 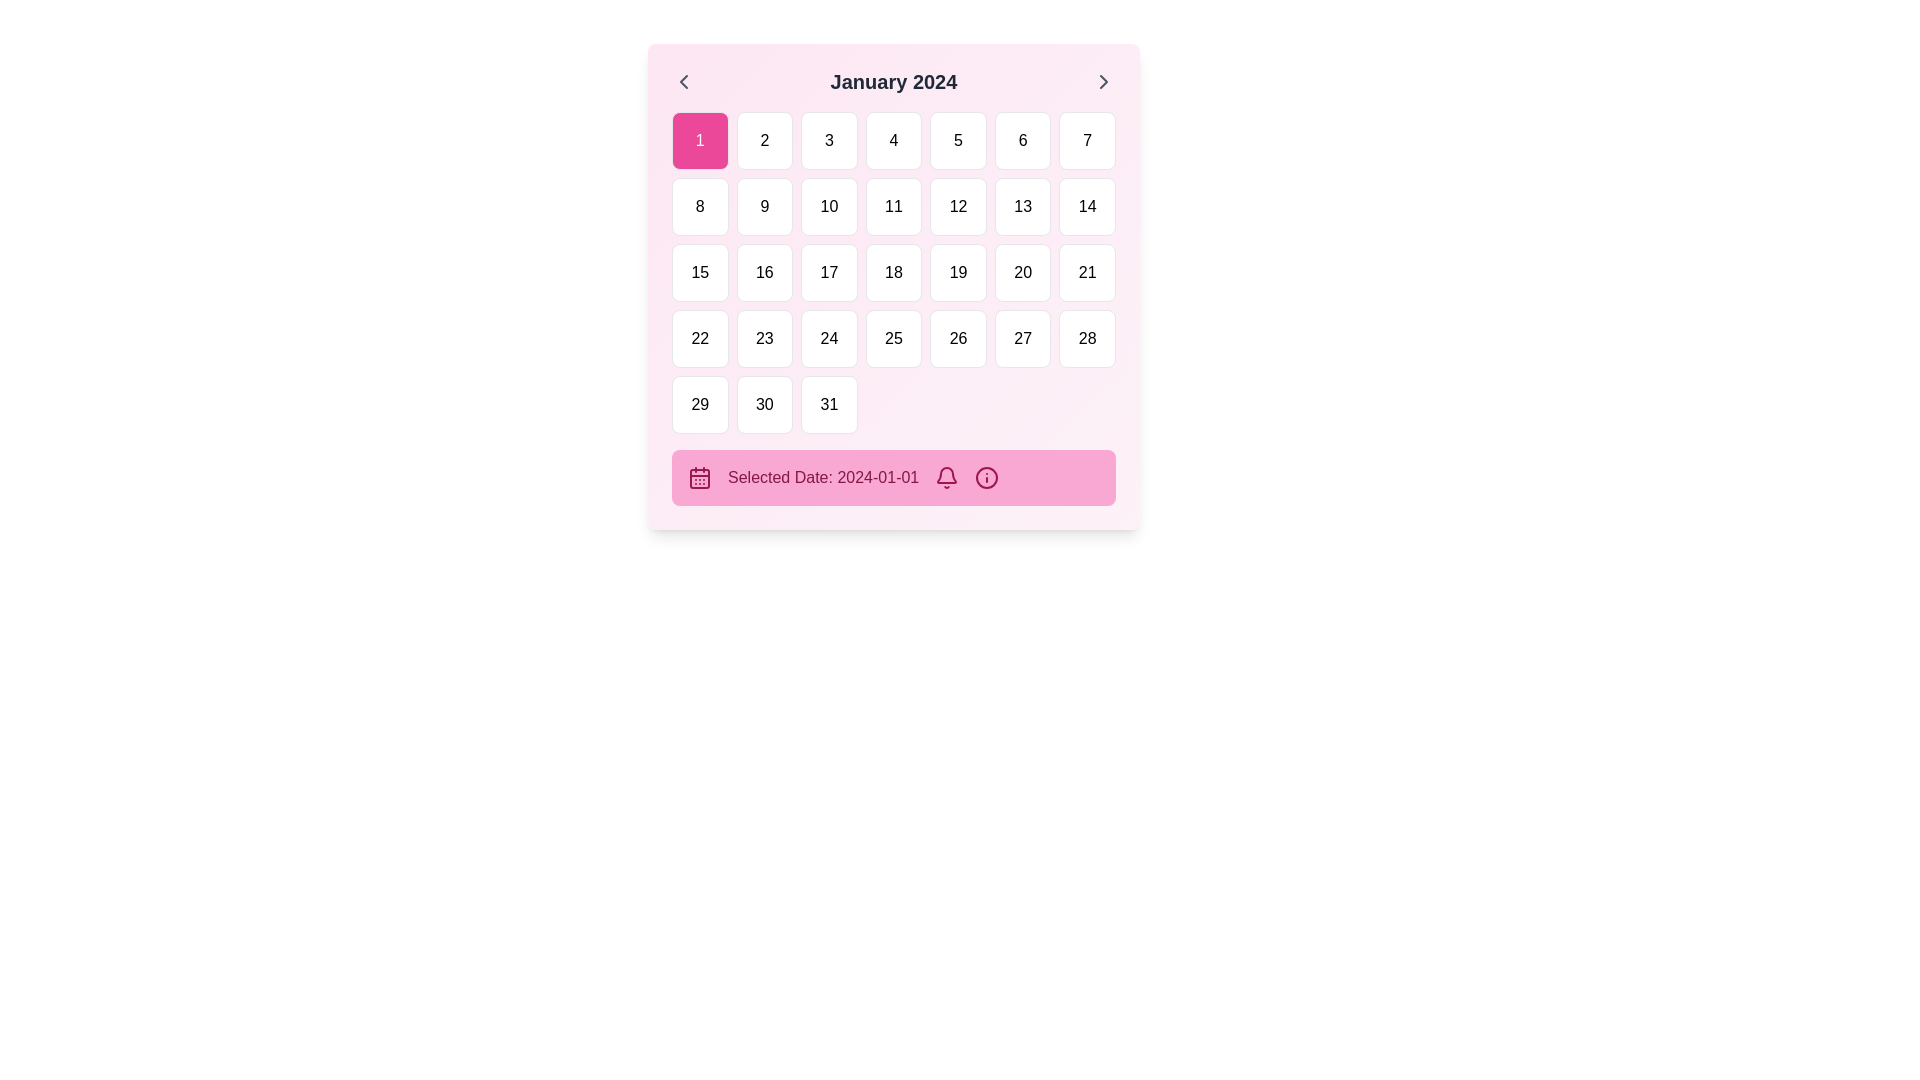 What do you see at coordinates (829, 338) in the screenshot?
I see `the calendar date cell displaying the number '24'` at bounding box center [829, 338].